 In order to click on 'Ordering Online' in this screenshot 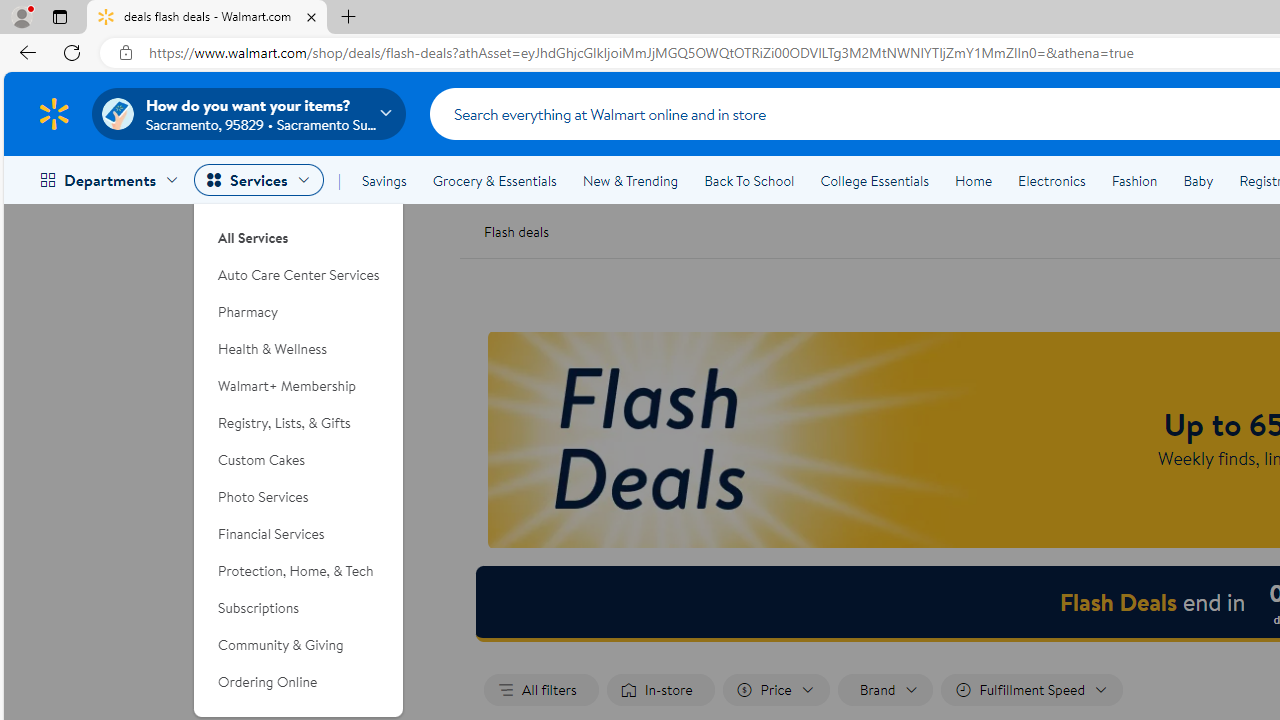, I will do `click(298, 681)`.